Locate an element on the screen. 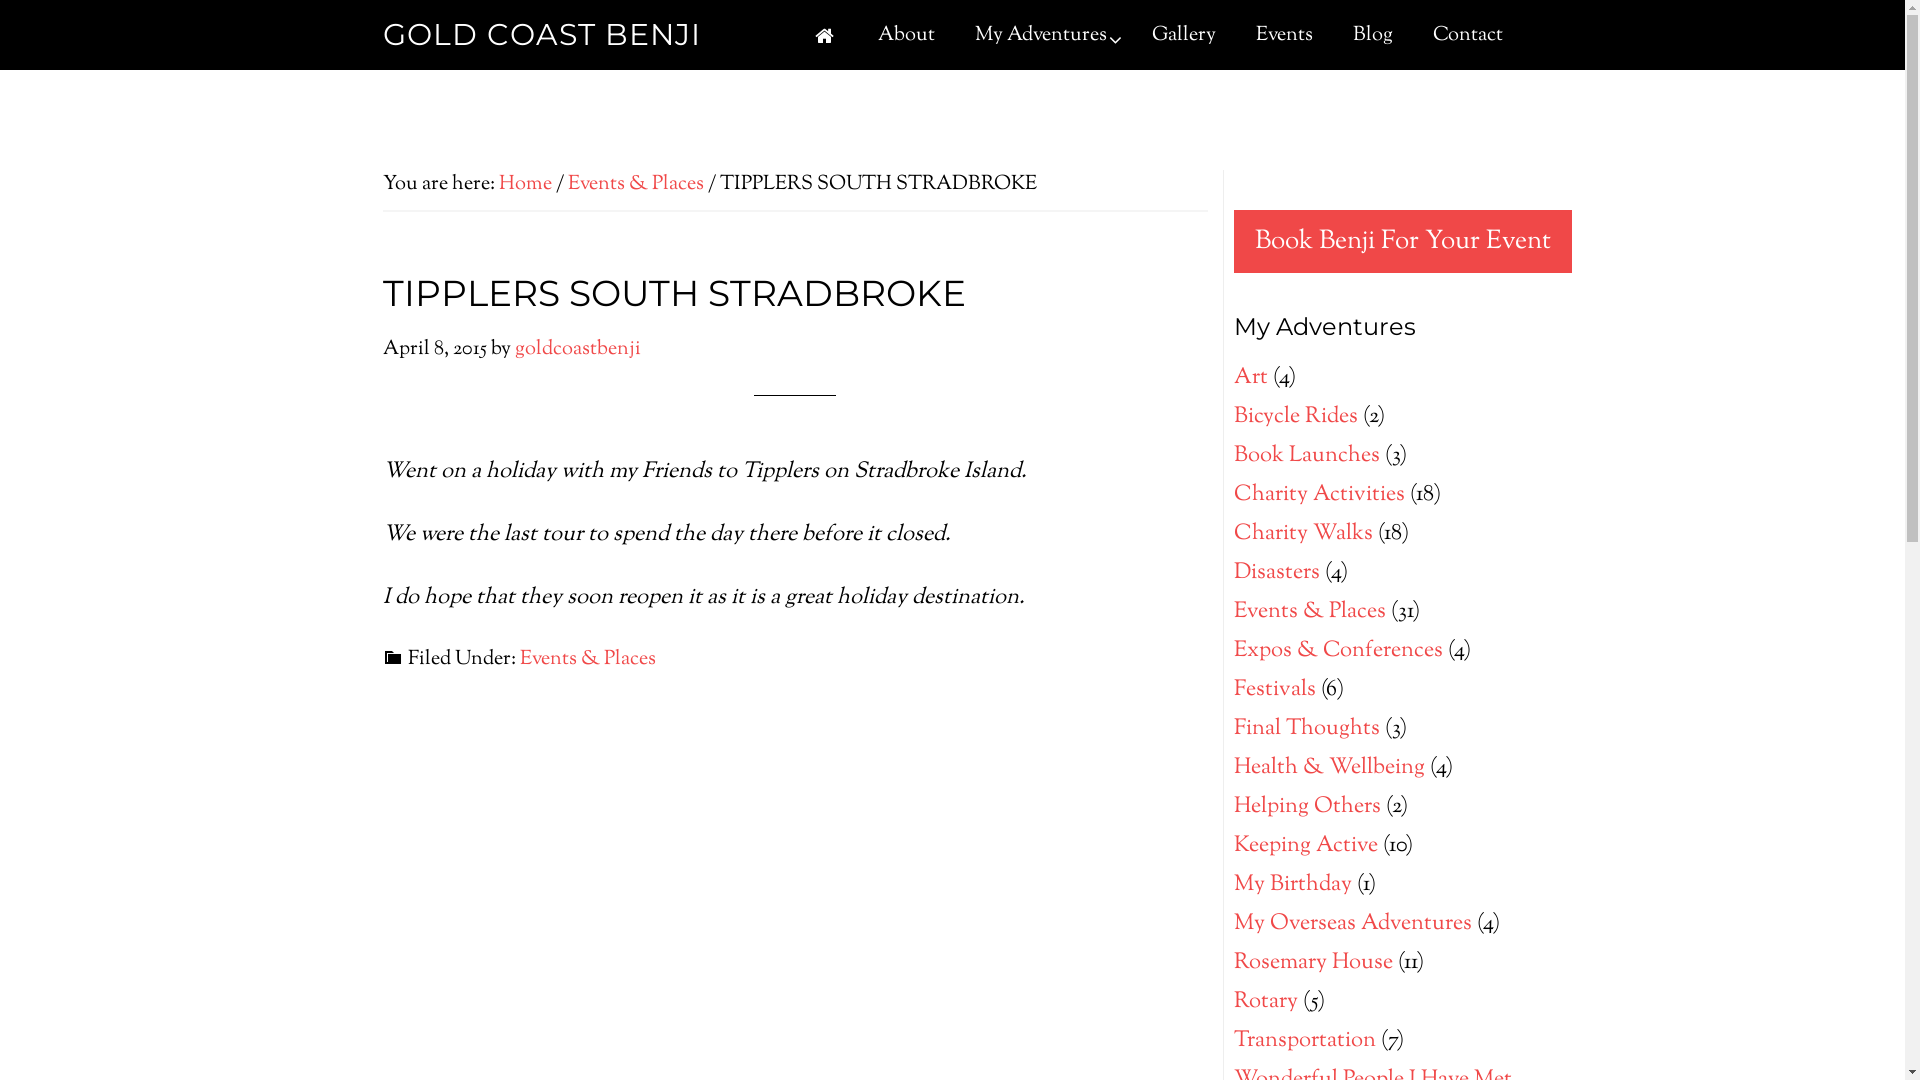 The image size is (1920, 1080). 'GOLD COAST BENJI' is located at coordinates (541, 34).